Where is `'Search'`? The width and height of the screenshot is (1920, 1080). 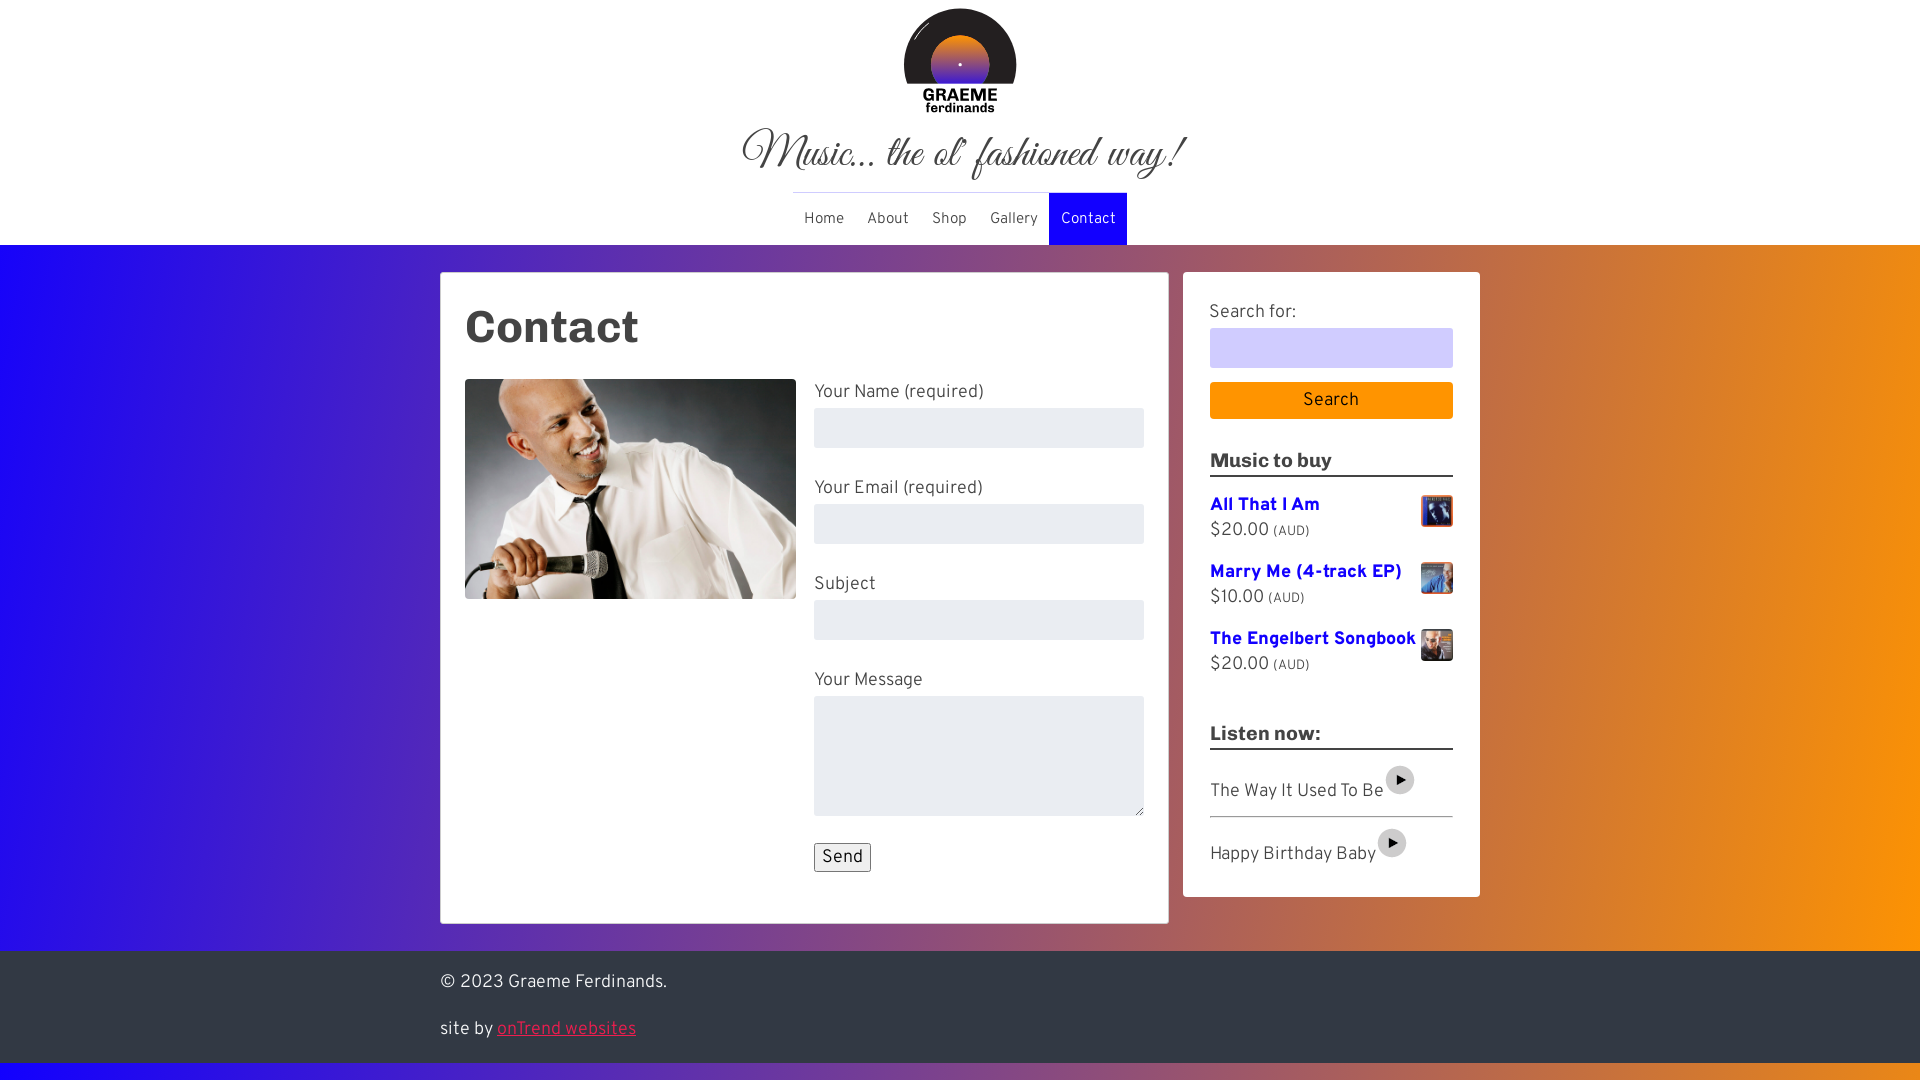
'Search' is located at coordinates (1331, 401).